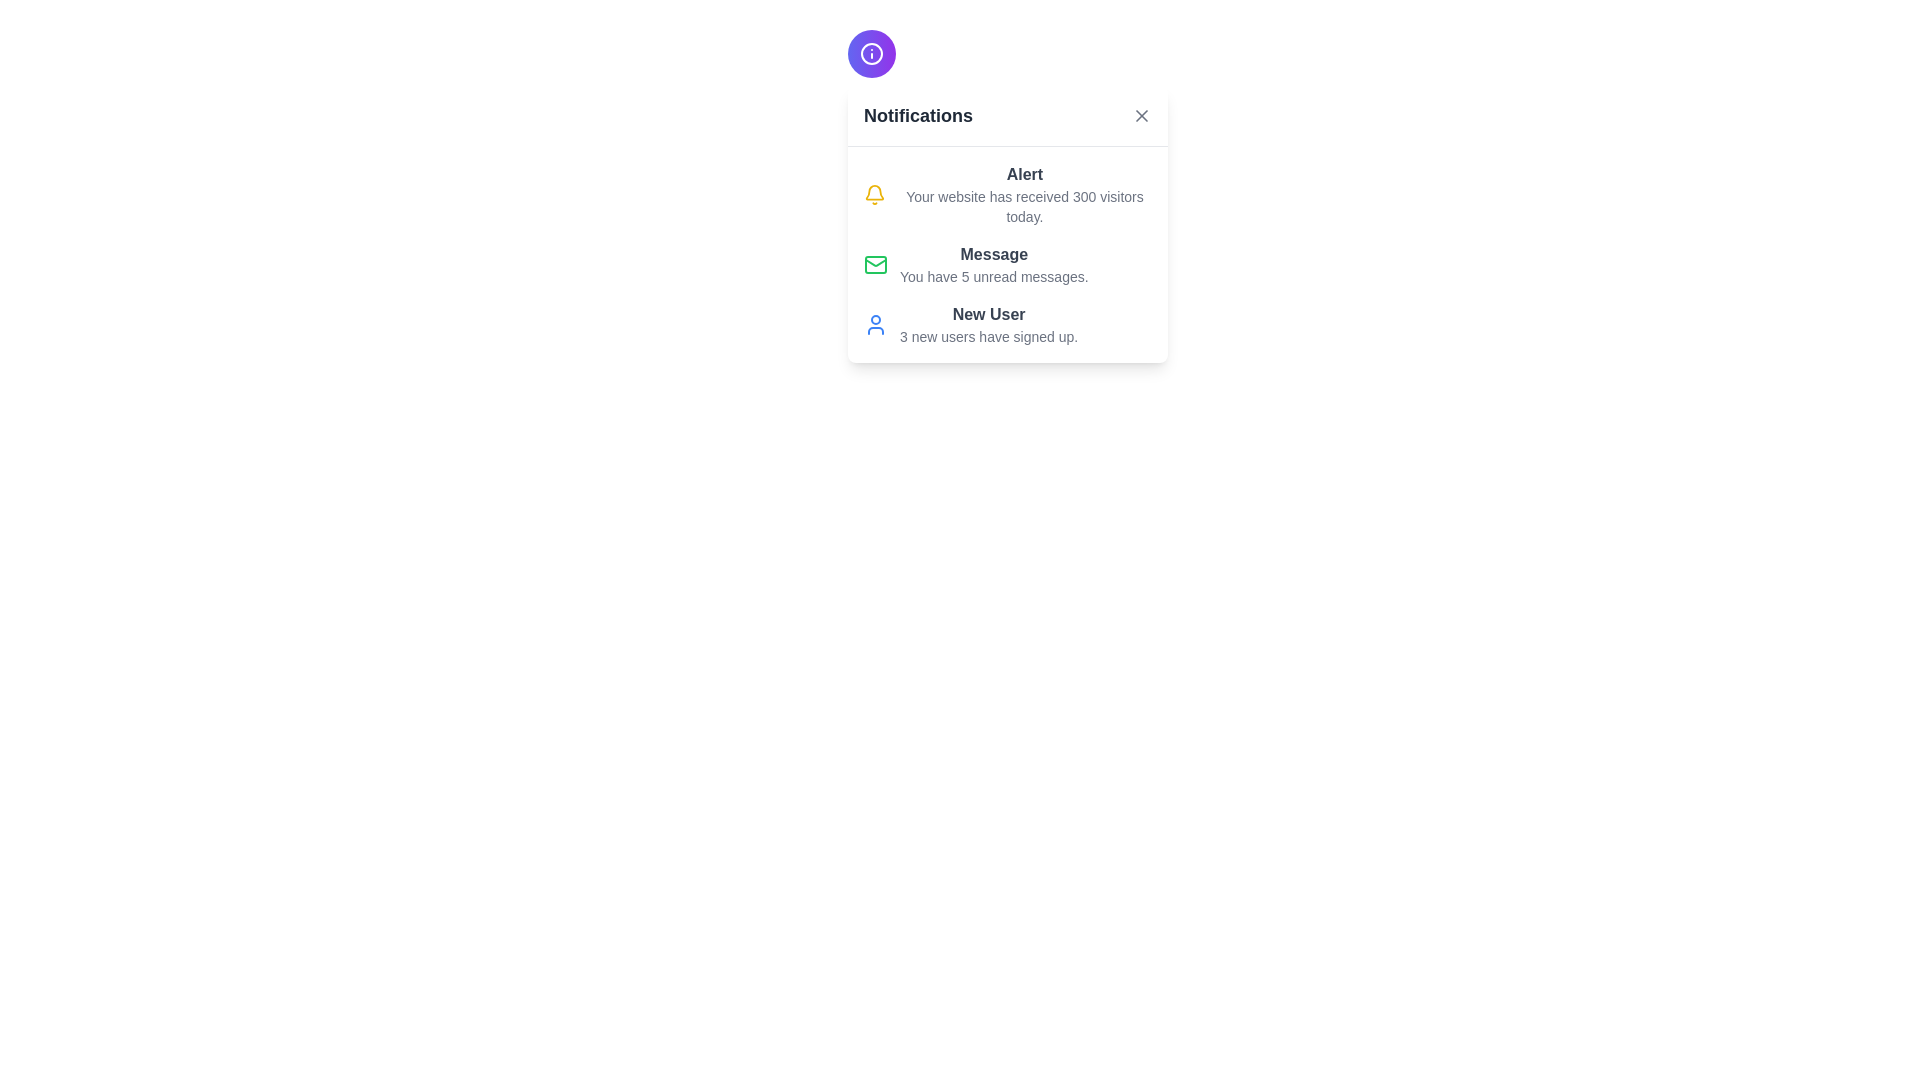  I want to click on the text label displaying 'You have 5 unread messages.' located below the 'Message' label in the notifications panel, so click(994, 277).